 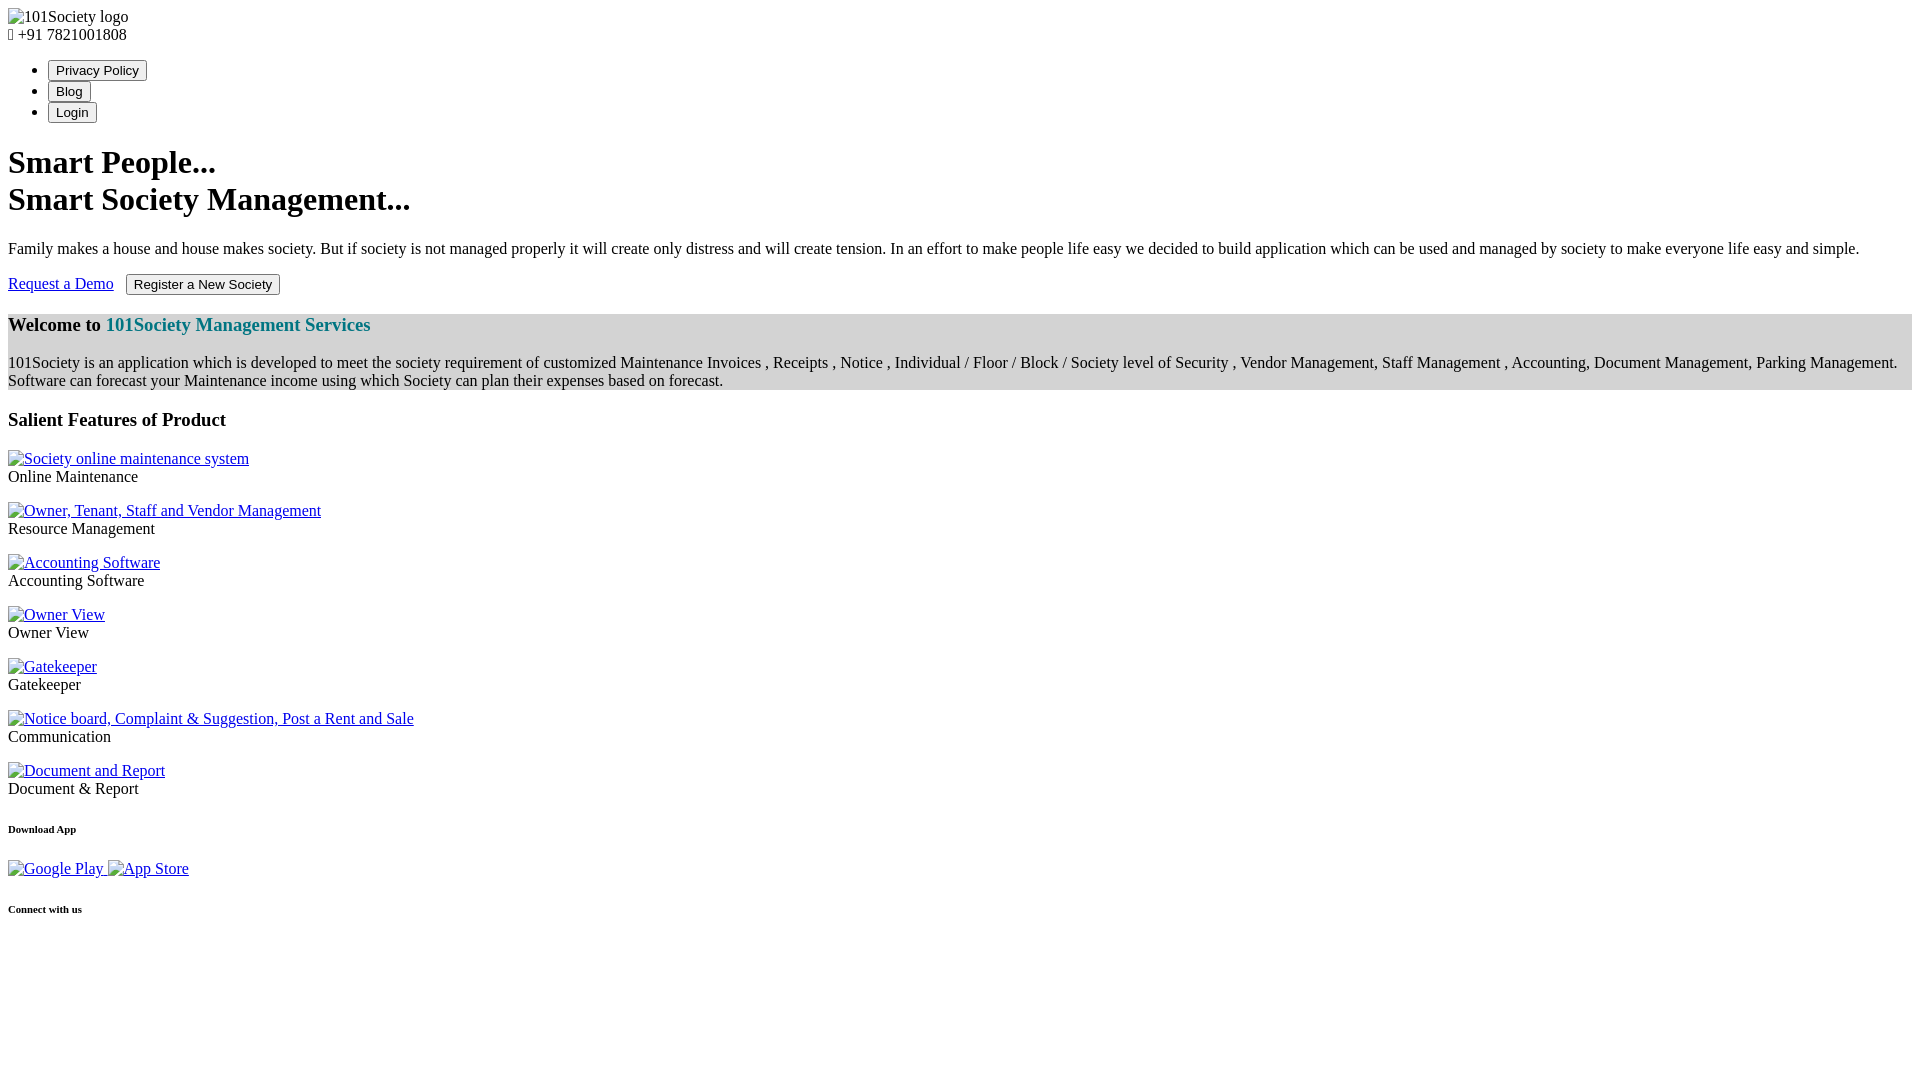 I want to click on 'Request a Demo', so click(x=61, y=283).